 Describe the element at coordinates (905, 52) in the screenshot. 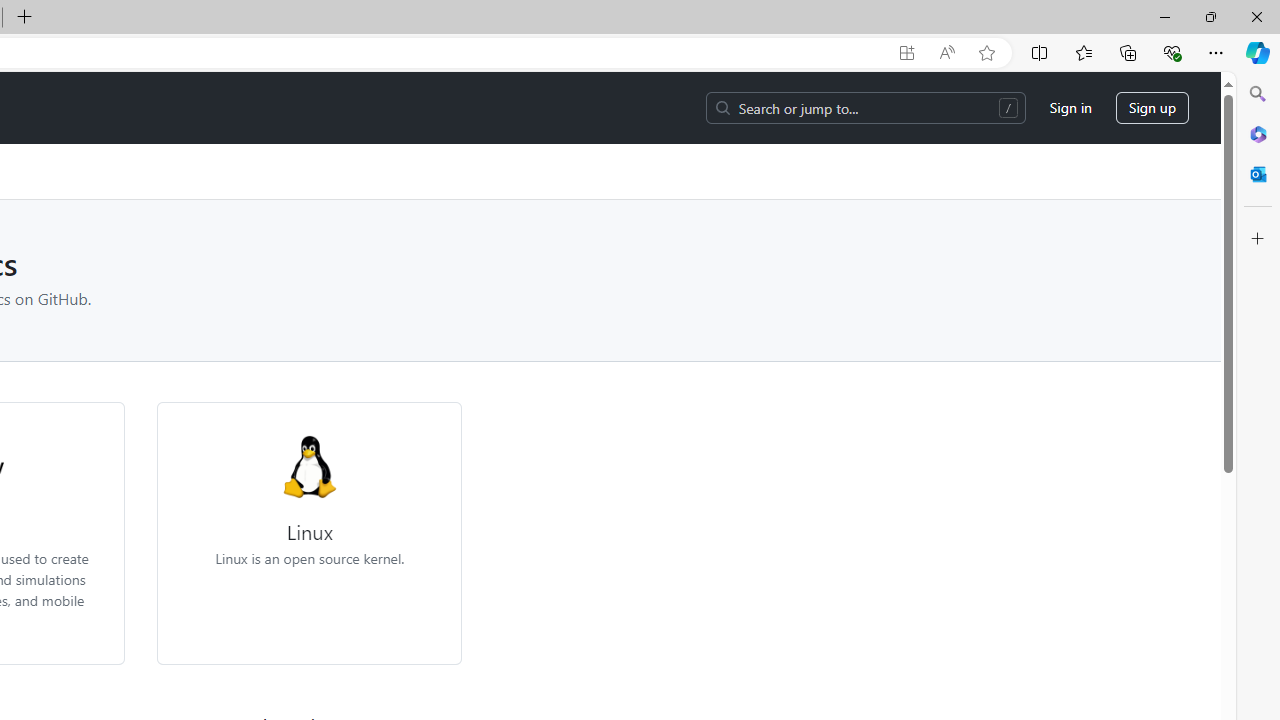

I see `'App available. Install GitHub'` at that location.